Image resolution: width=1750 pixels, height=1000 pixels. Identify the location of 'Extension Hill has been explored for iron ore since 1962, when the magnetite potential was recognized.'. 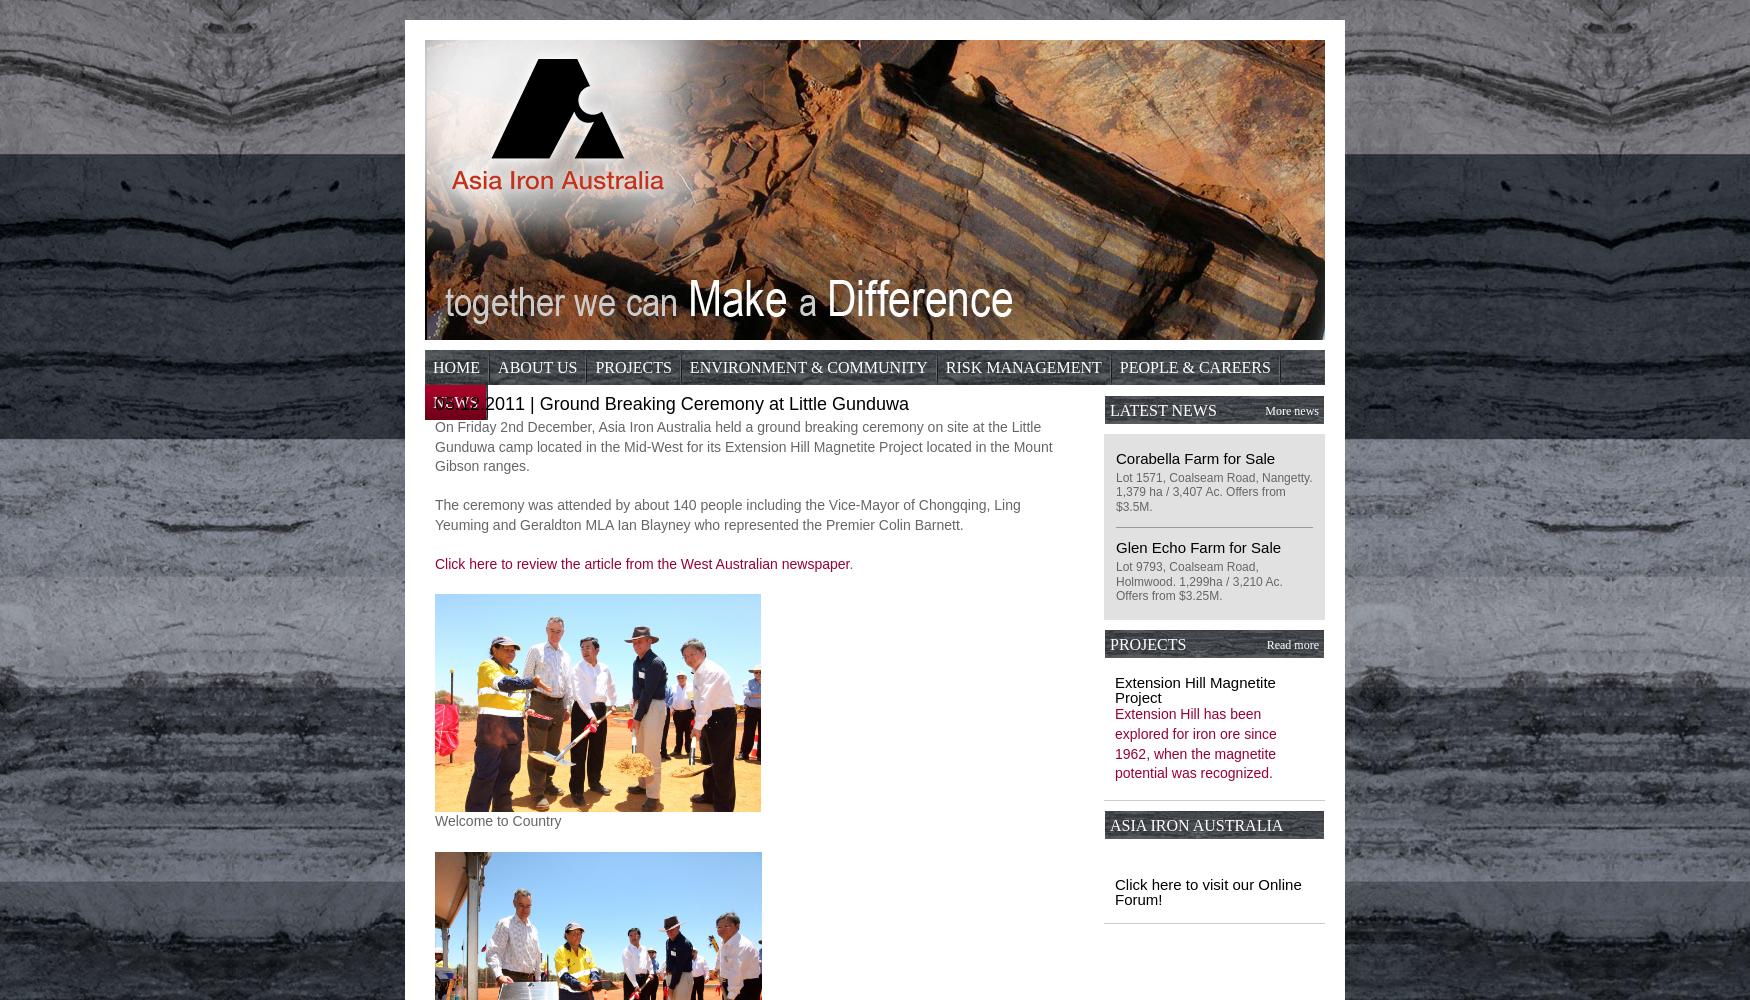
(1195, 742).